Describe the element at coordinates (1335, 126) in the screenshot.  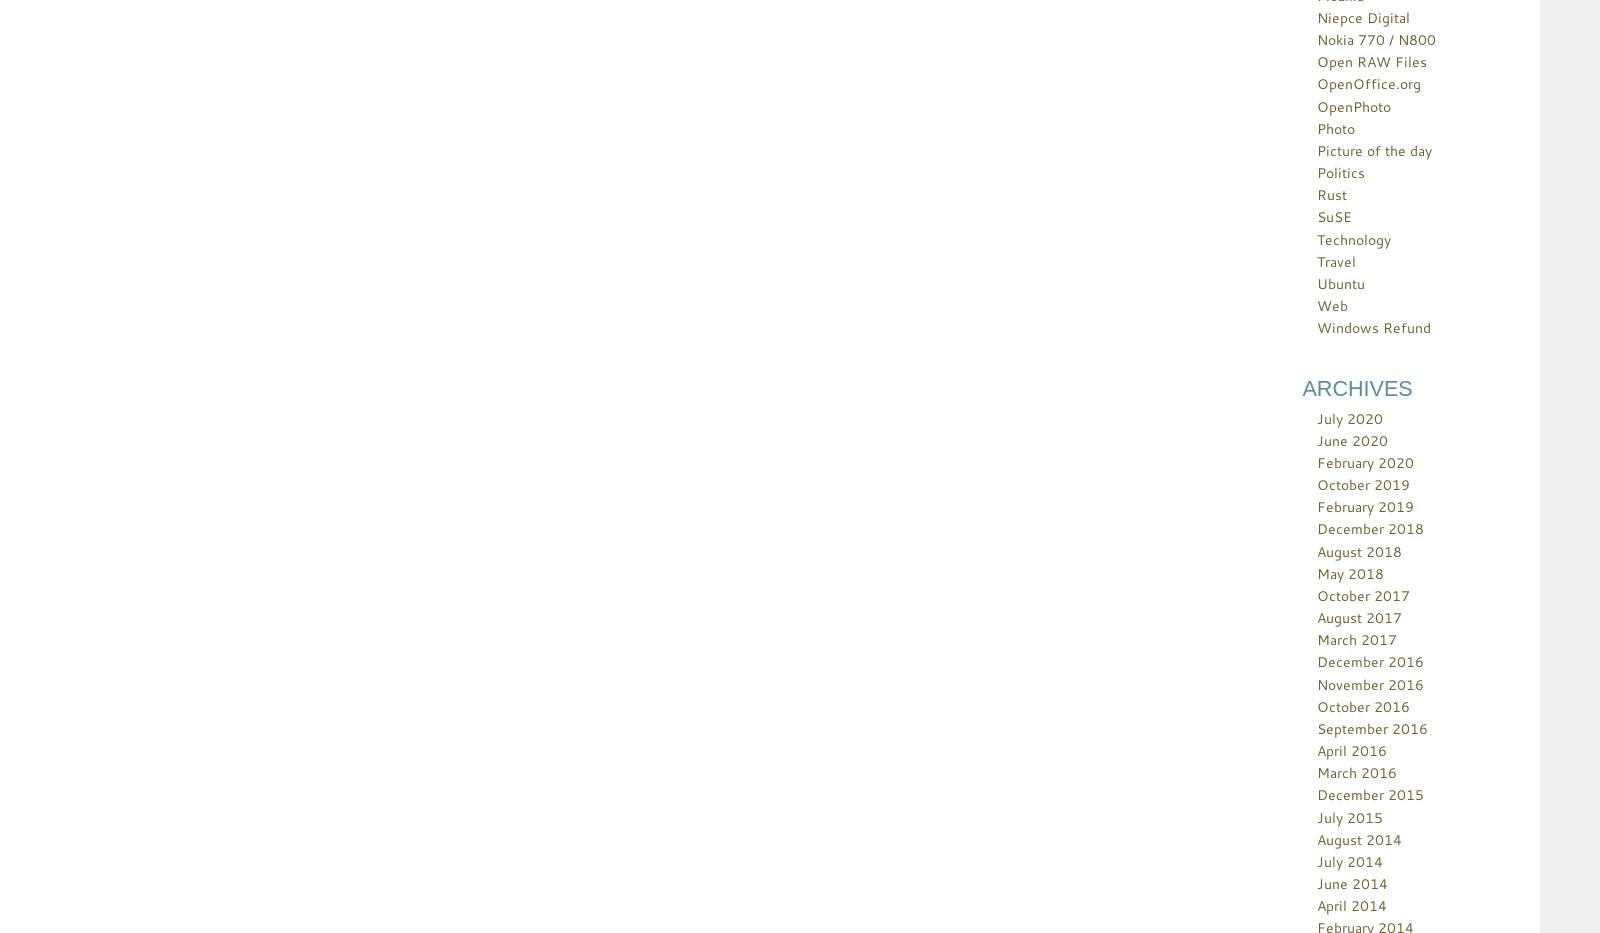
I see `'Photo'` at that location.